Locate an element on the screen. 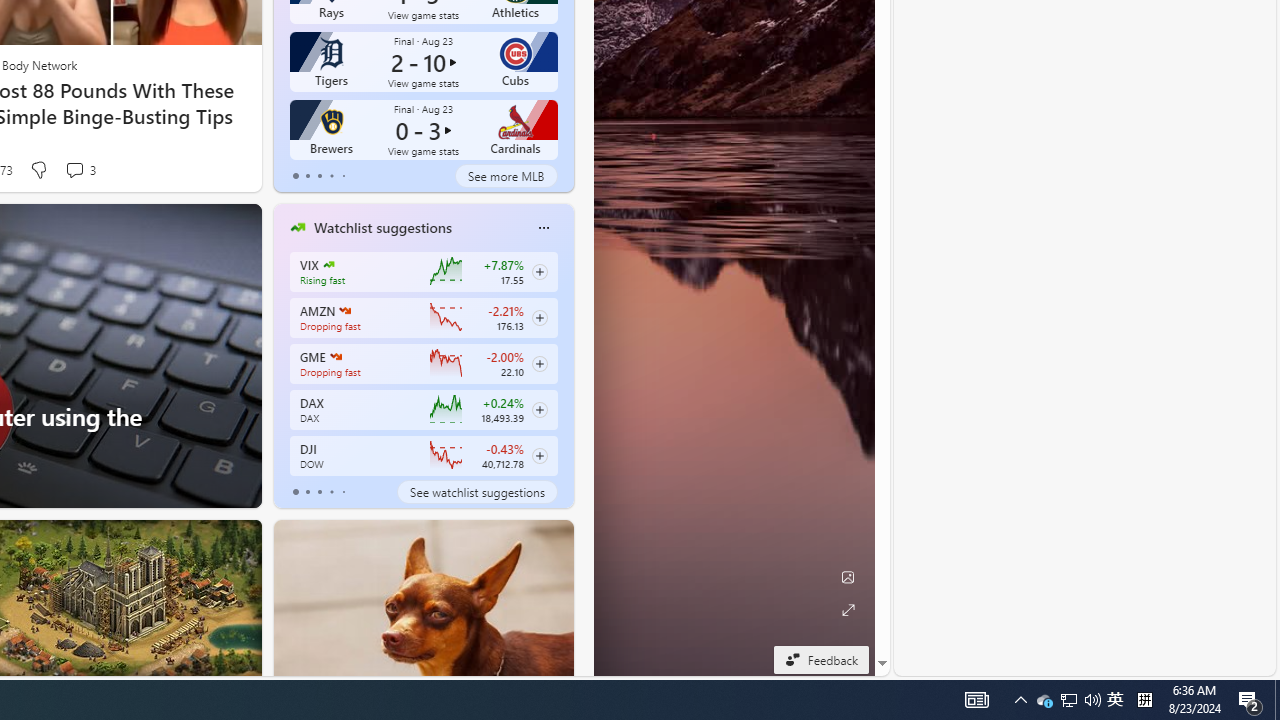  'tab-4' is located at coordinates (343, 492).